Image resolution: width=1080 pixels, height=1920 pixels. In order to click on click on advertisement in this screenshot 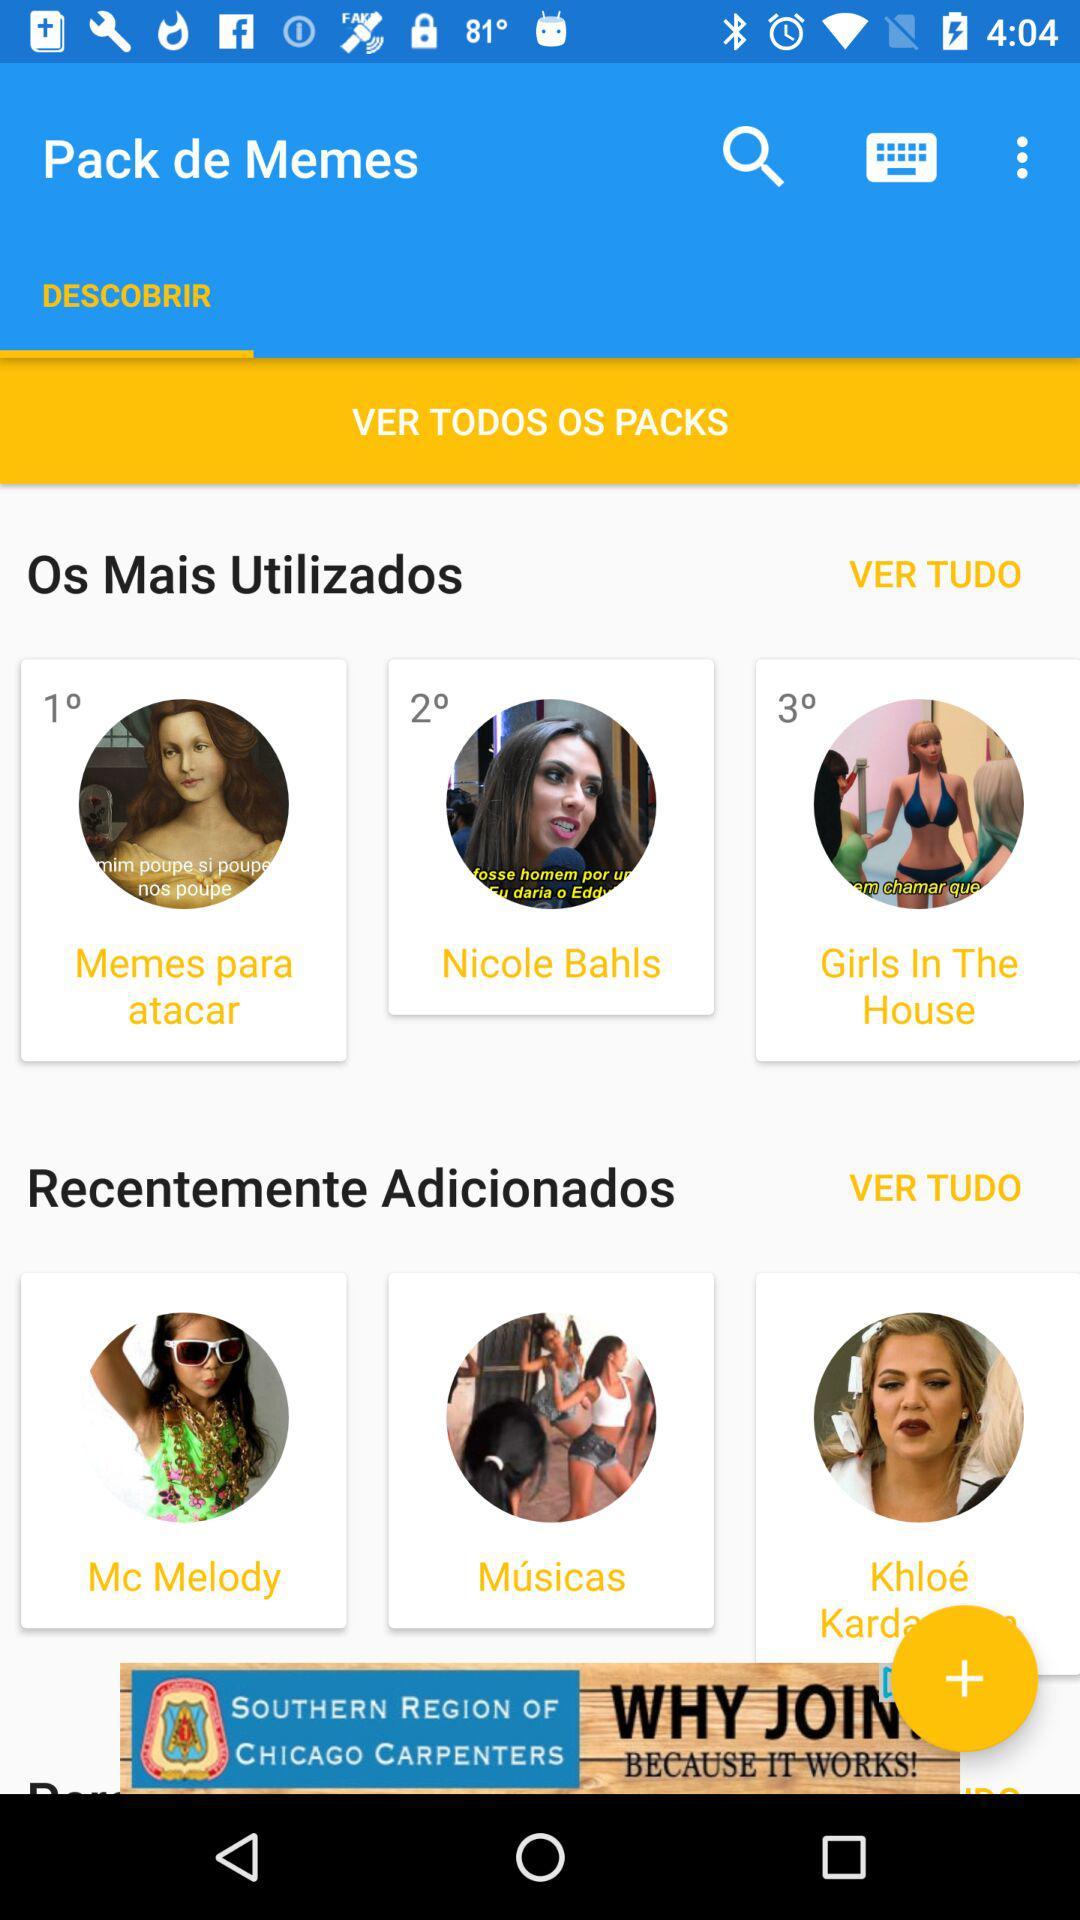, I will do `click(540, 1727)`.